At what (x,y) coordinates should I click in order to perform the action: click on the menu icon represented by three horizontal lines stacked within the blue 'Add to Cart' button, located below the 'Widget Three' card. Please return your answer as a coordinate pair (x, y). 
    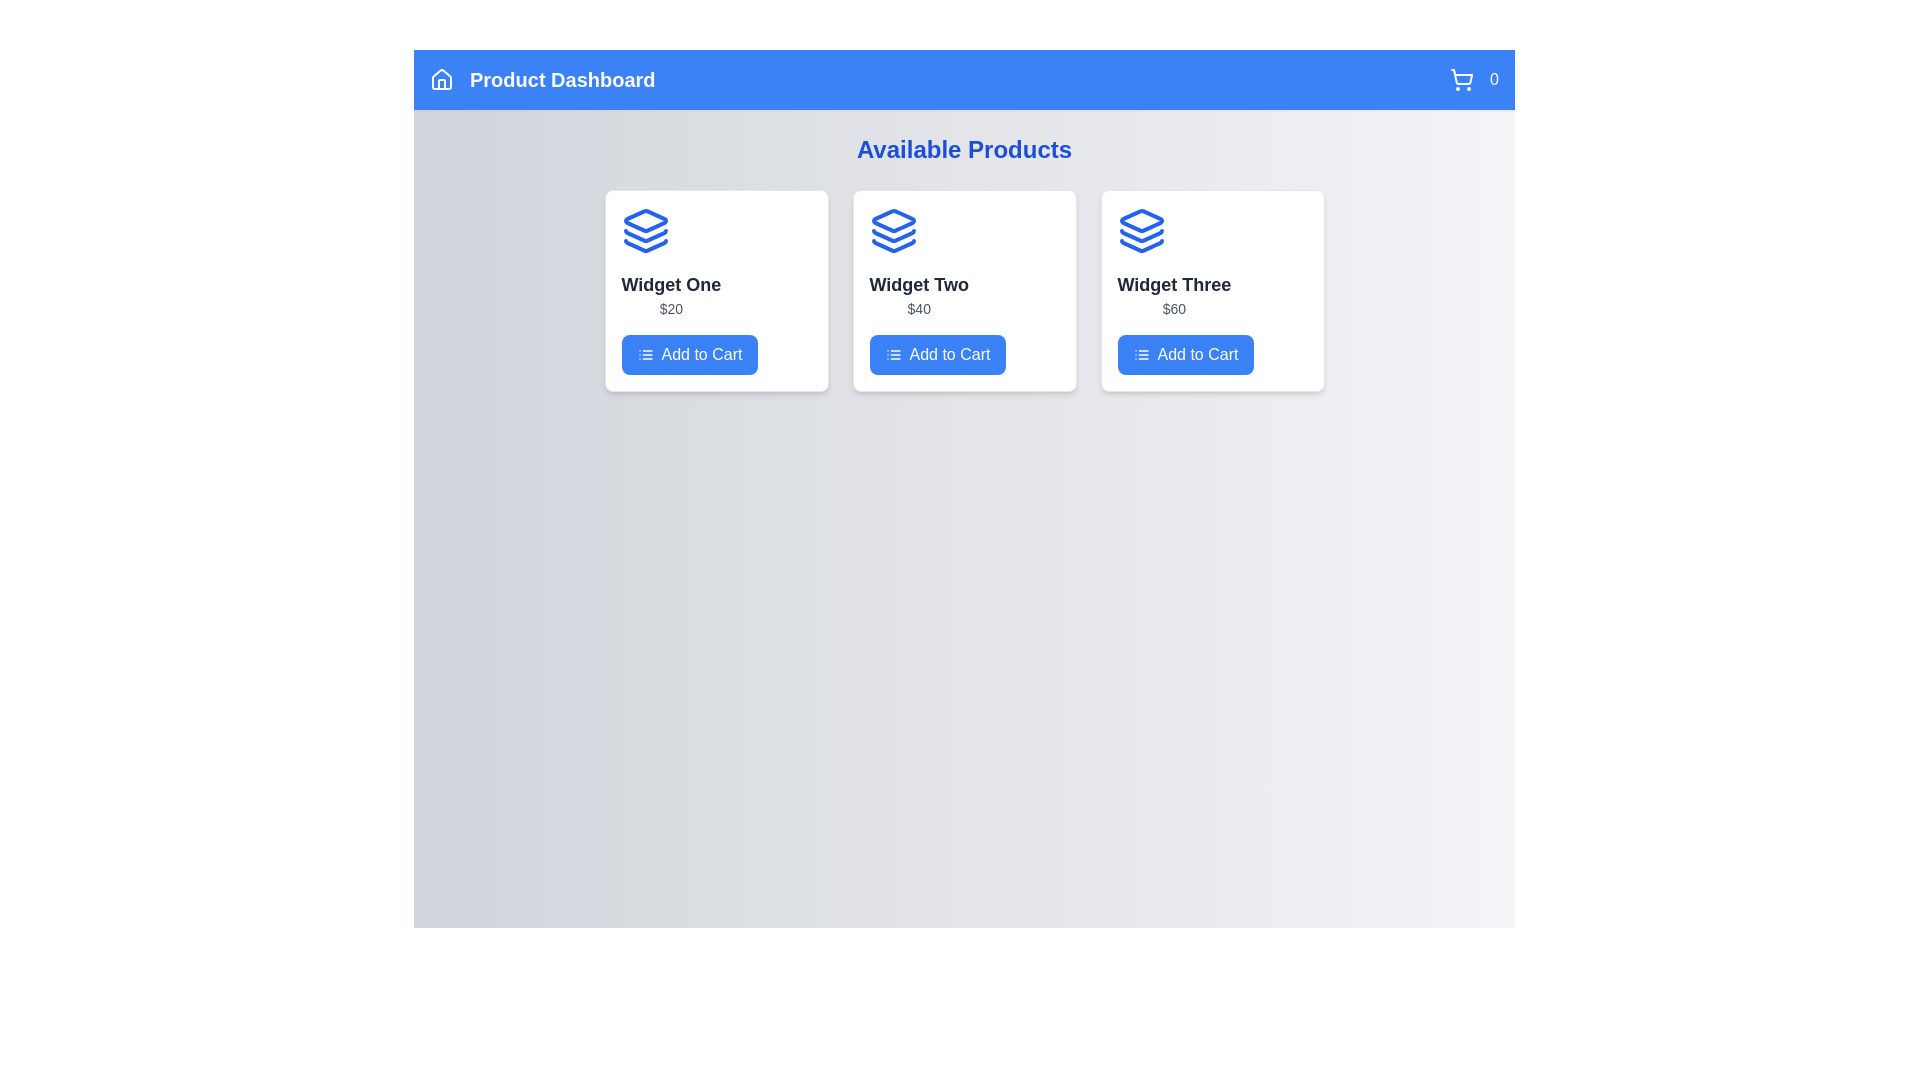
    Looking at the image, I should click on (1141, 353).